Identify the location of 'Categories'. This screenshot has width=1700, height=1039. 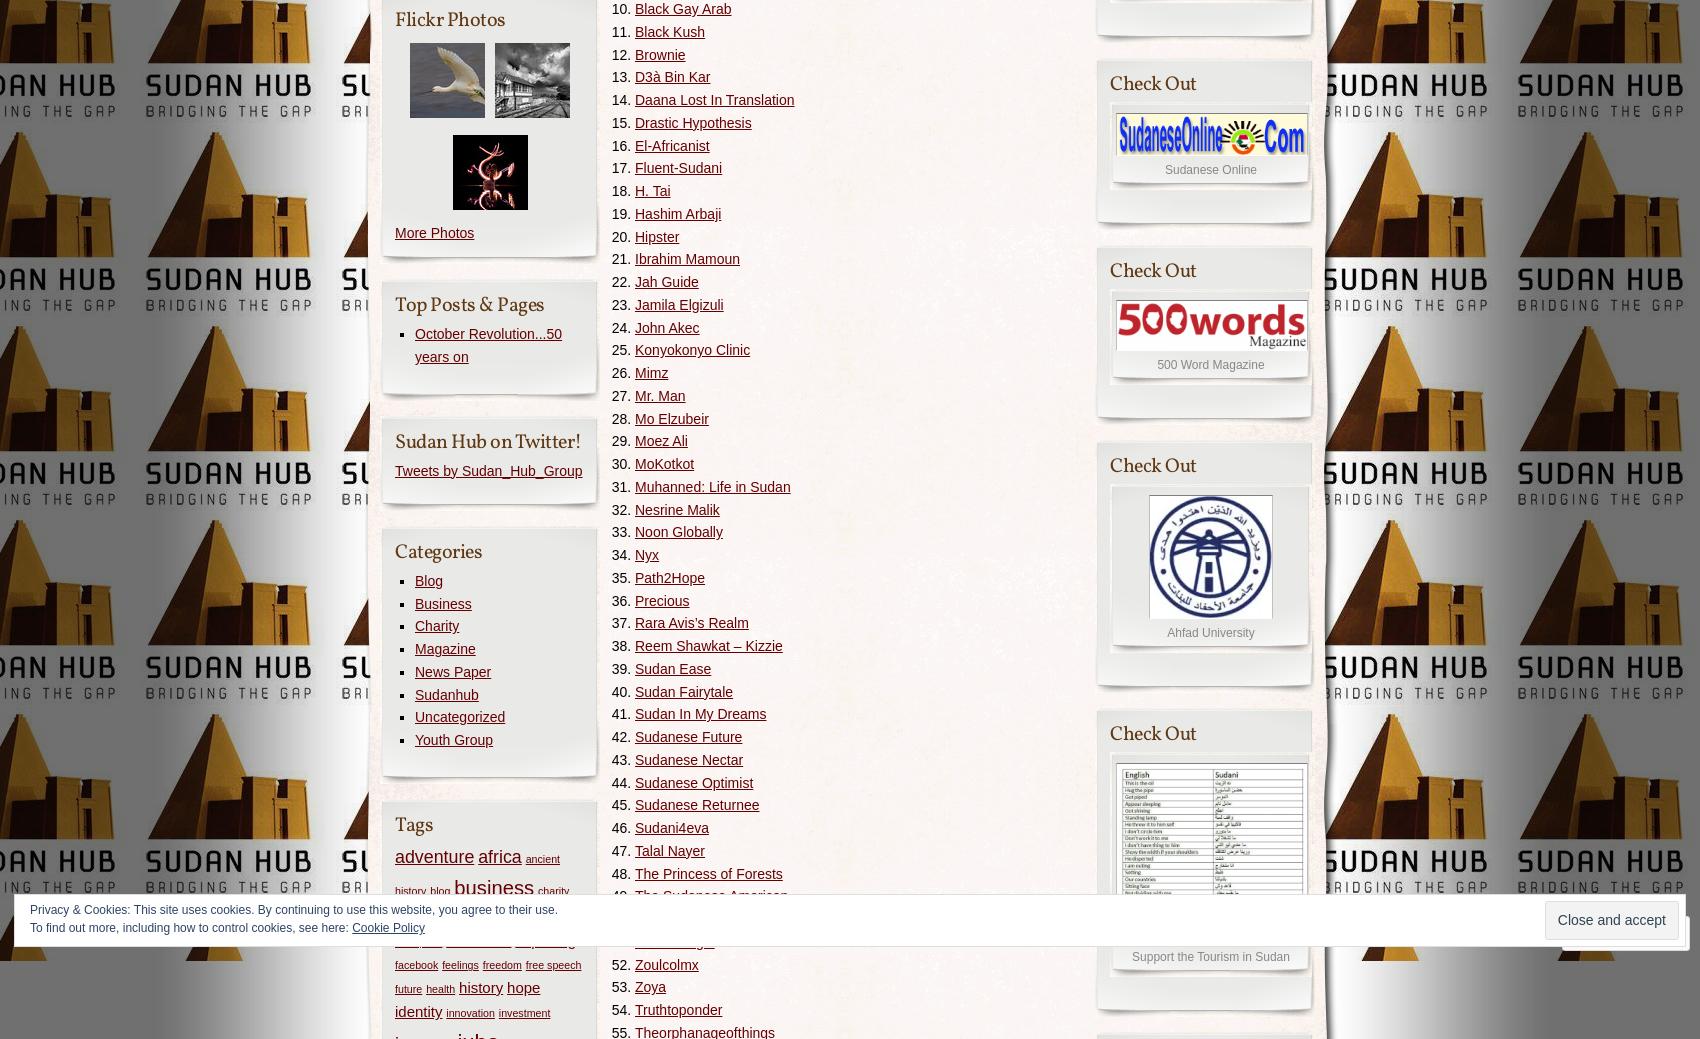
(438, 552).